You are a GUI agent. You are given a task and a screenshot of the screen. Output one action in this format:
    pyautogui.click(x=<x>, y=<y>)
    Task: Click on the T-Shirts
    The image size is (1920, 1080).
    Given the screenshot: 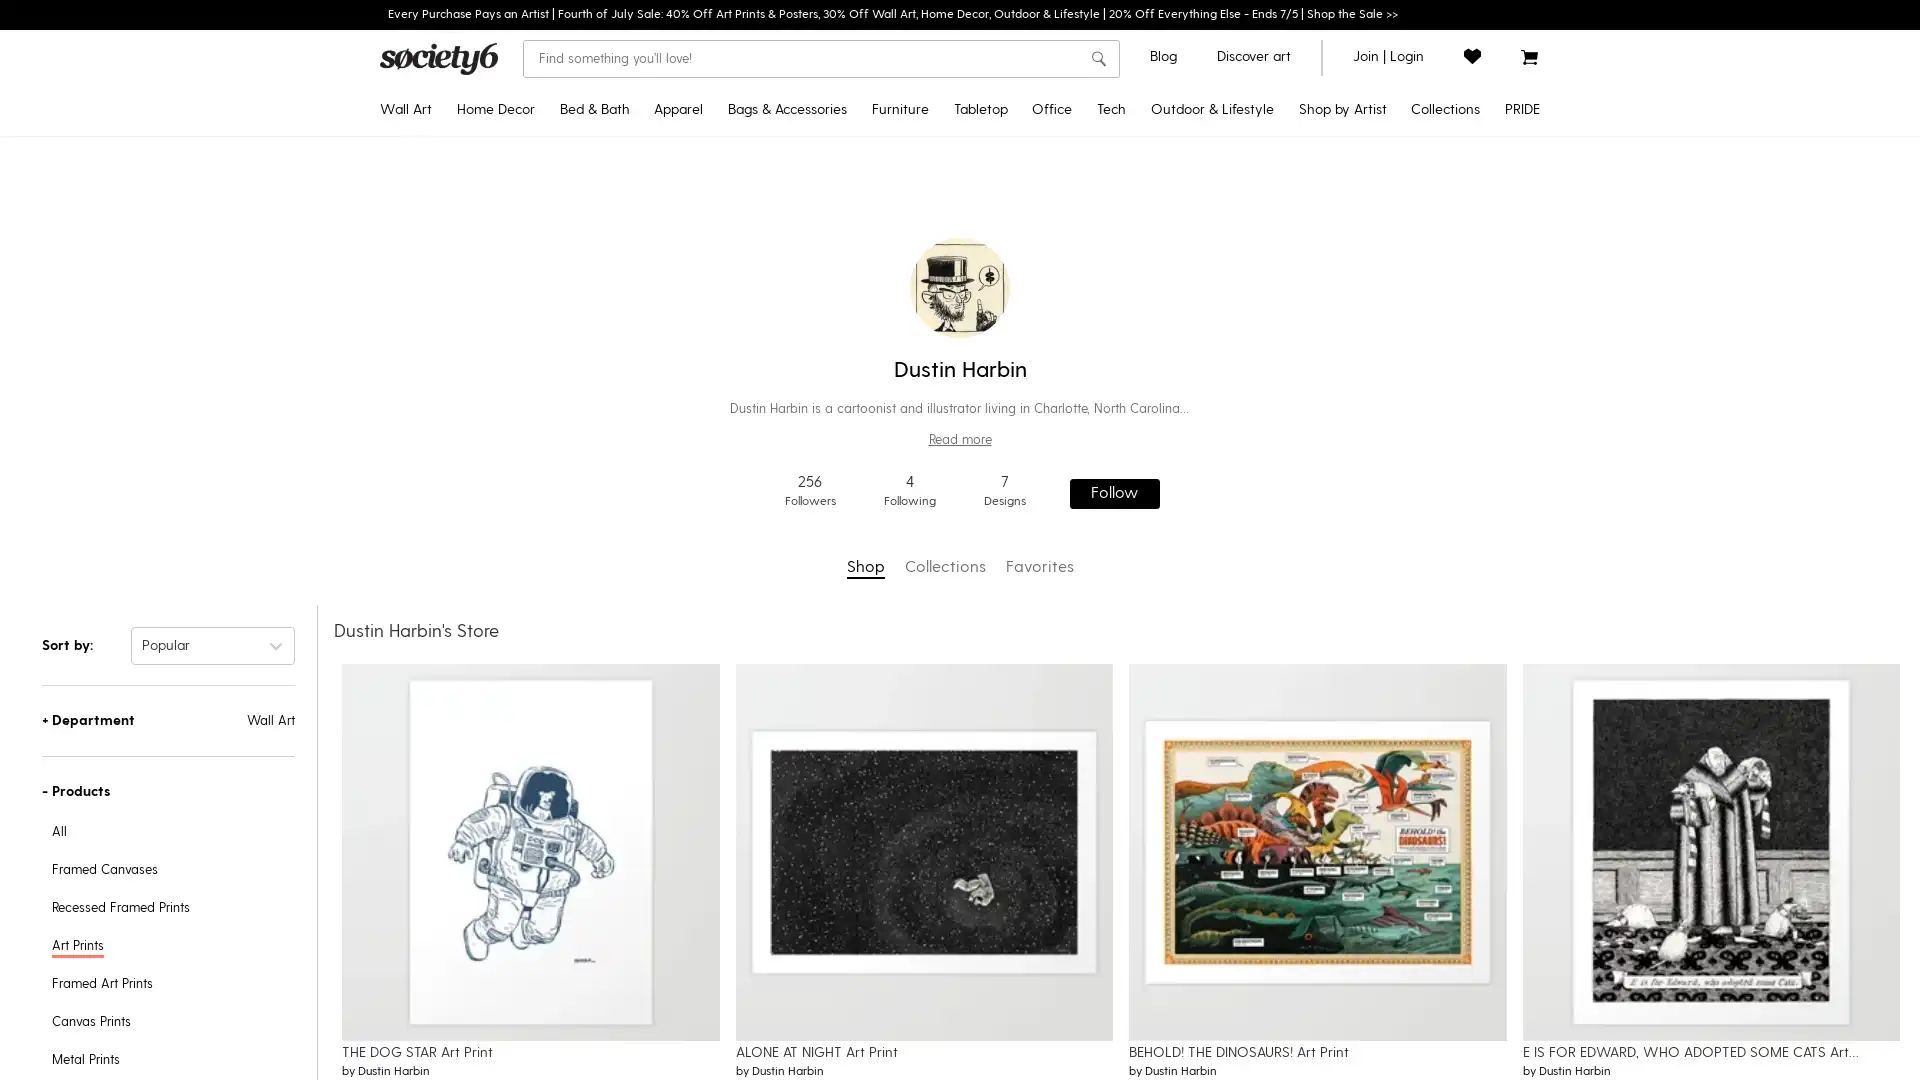 What is the action you would take?
    pyautogui.click(x=741, y=160)
    